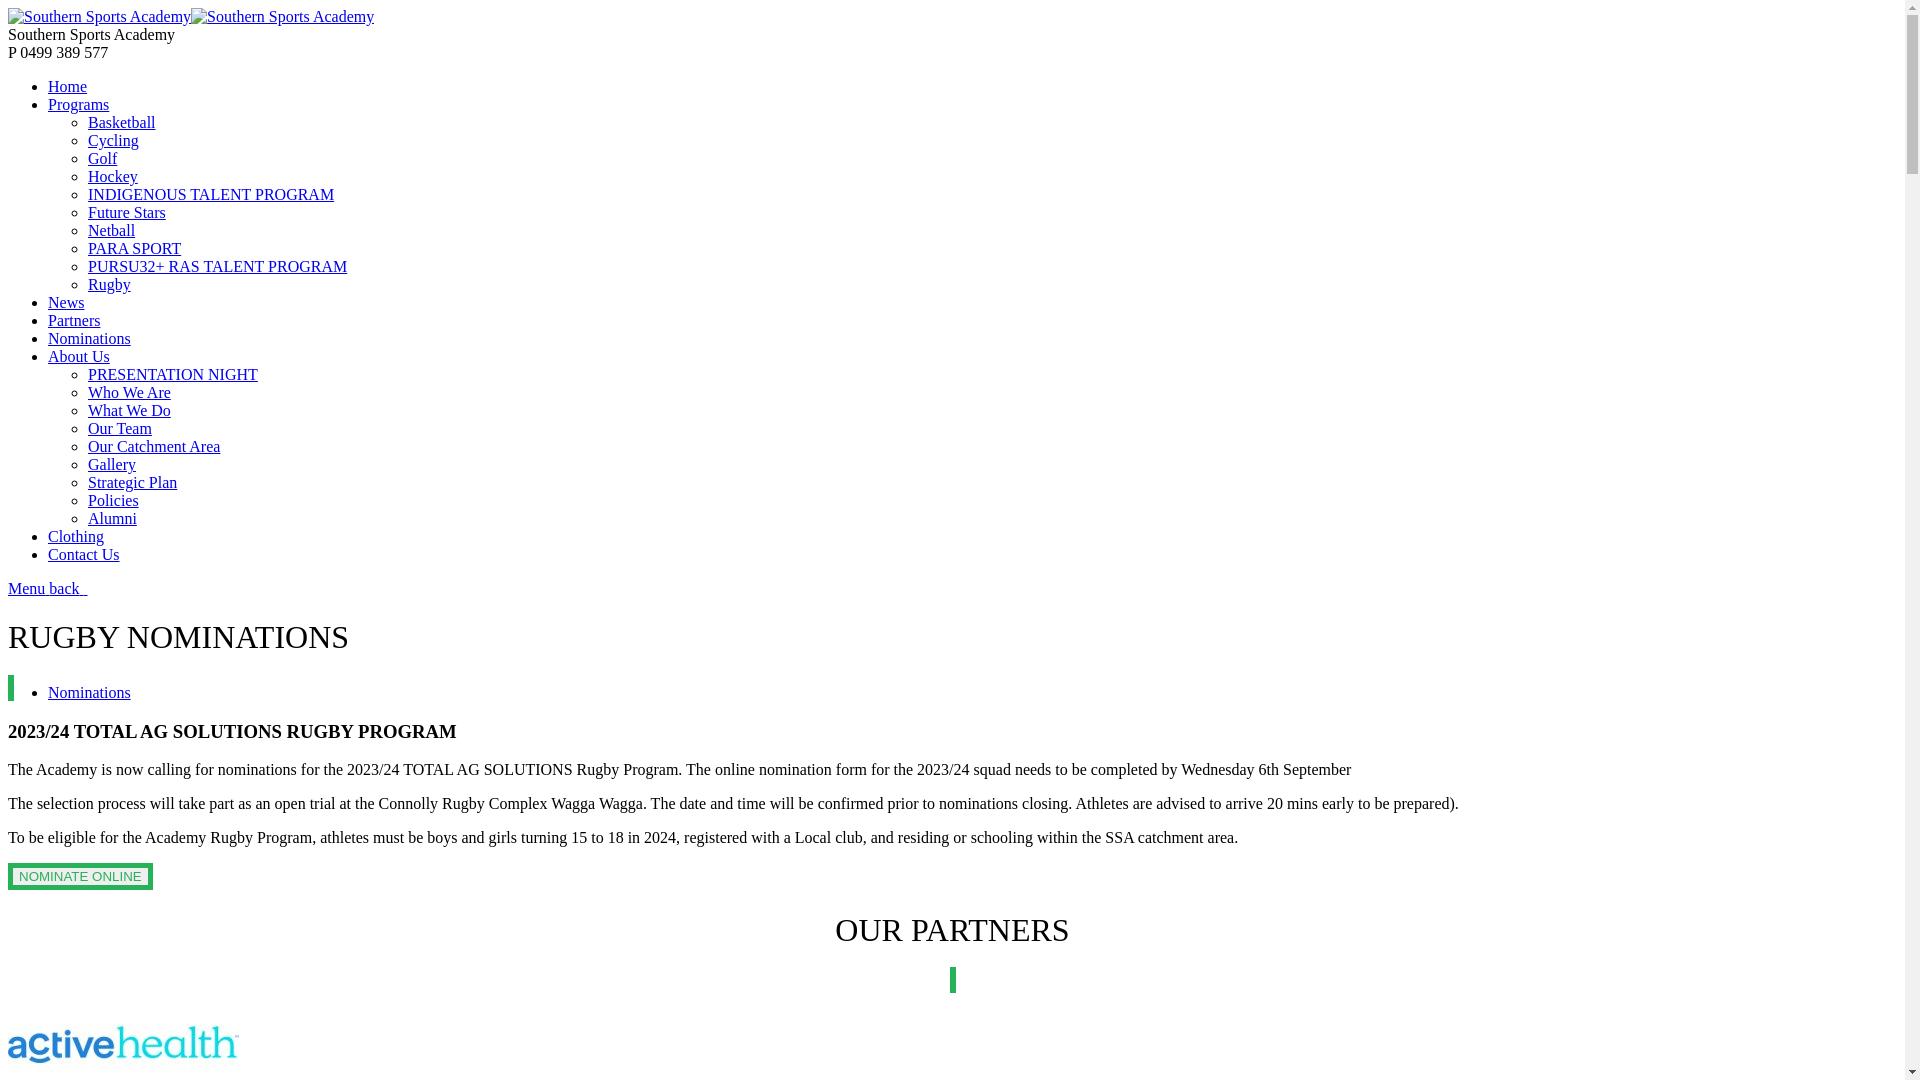  I want to click on 'Nominations', so click(48, 337).